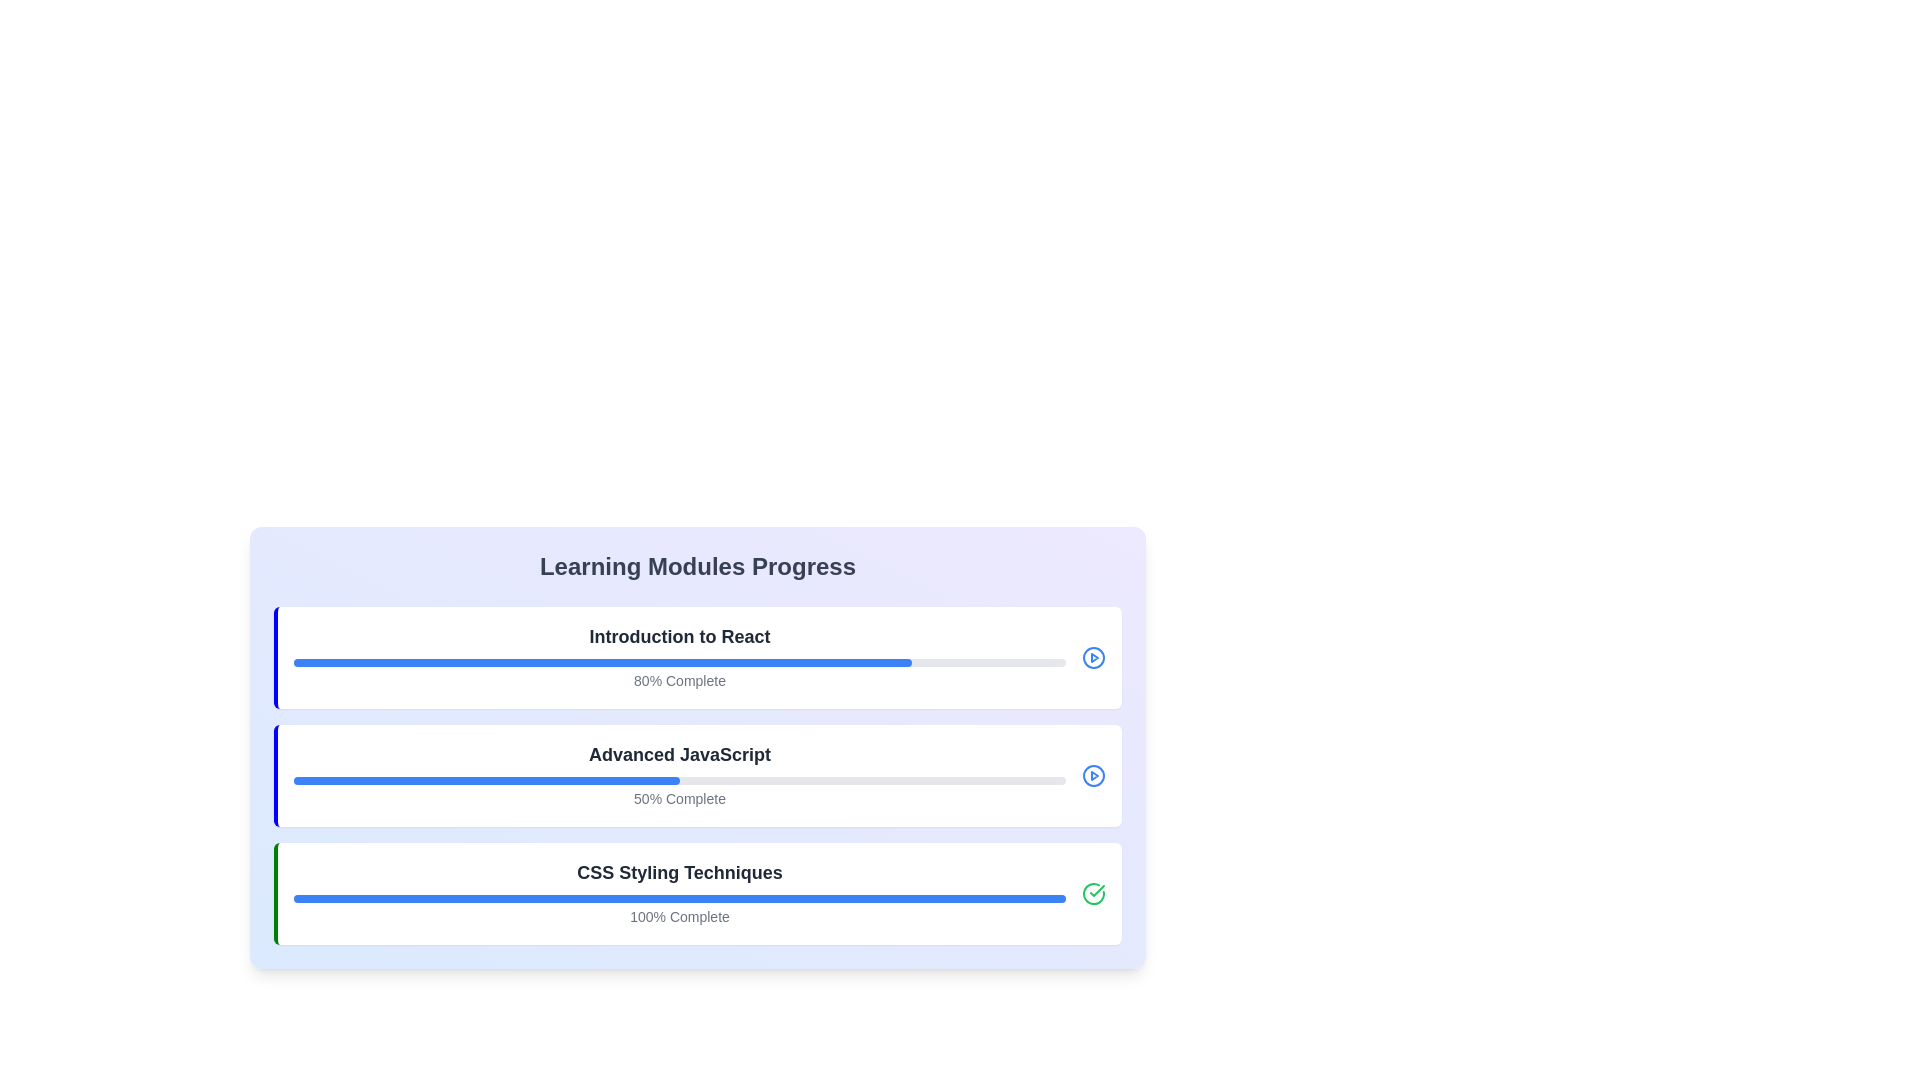 Image resolution: width=1920 pixels, height=1080 pixels. Describe the element at coordinates (1093, 774) in the screenshot. I see `the SVG circle element that represents the play button in the second progress bar of the 'Learning Modules Progress' section for 'Advanced JavaScript'` at that location.